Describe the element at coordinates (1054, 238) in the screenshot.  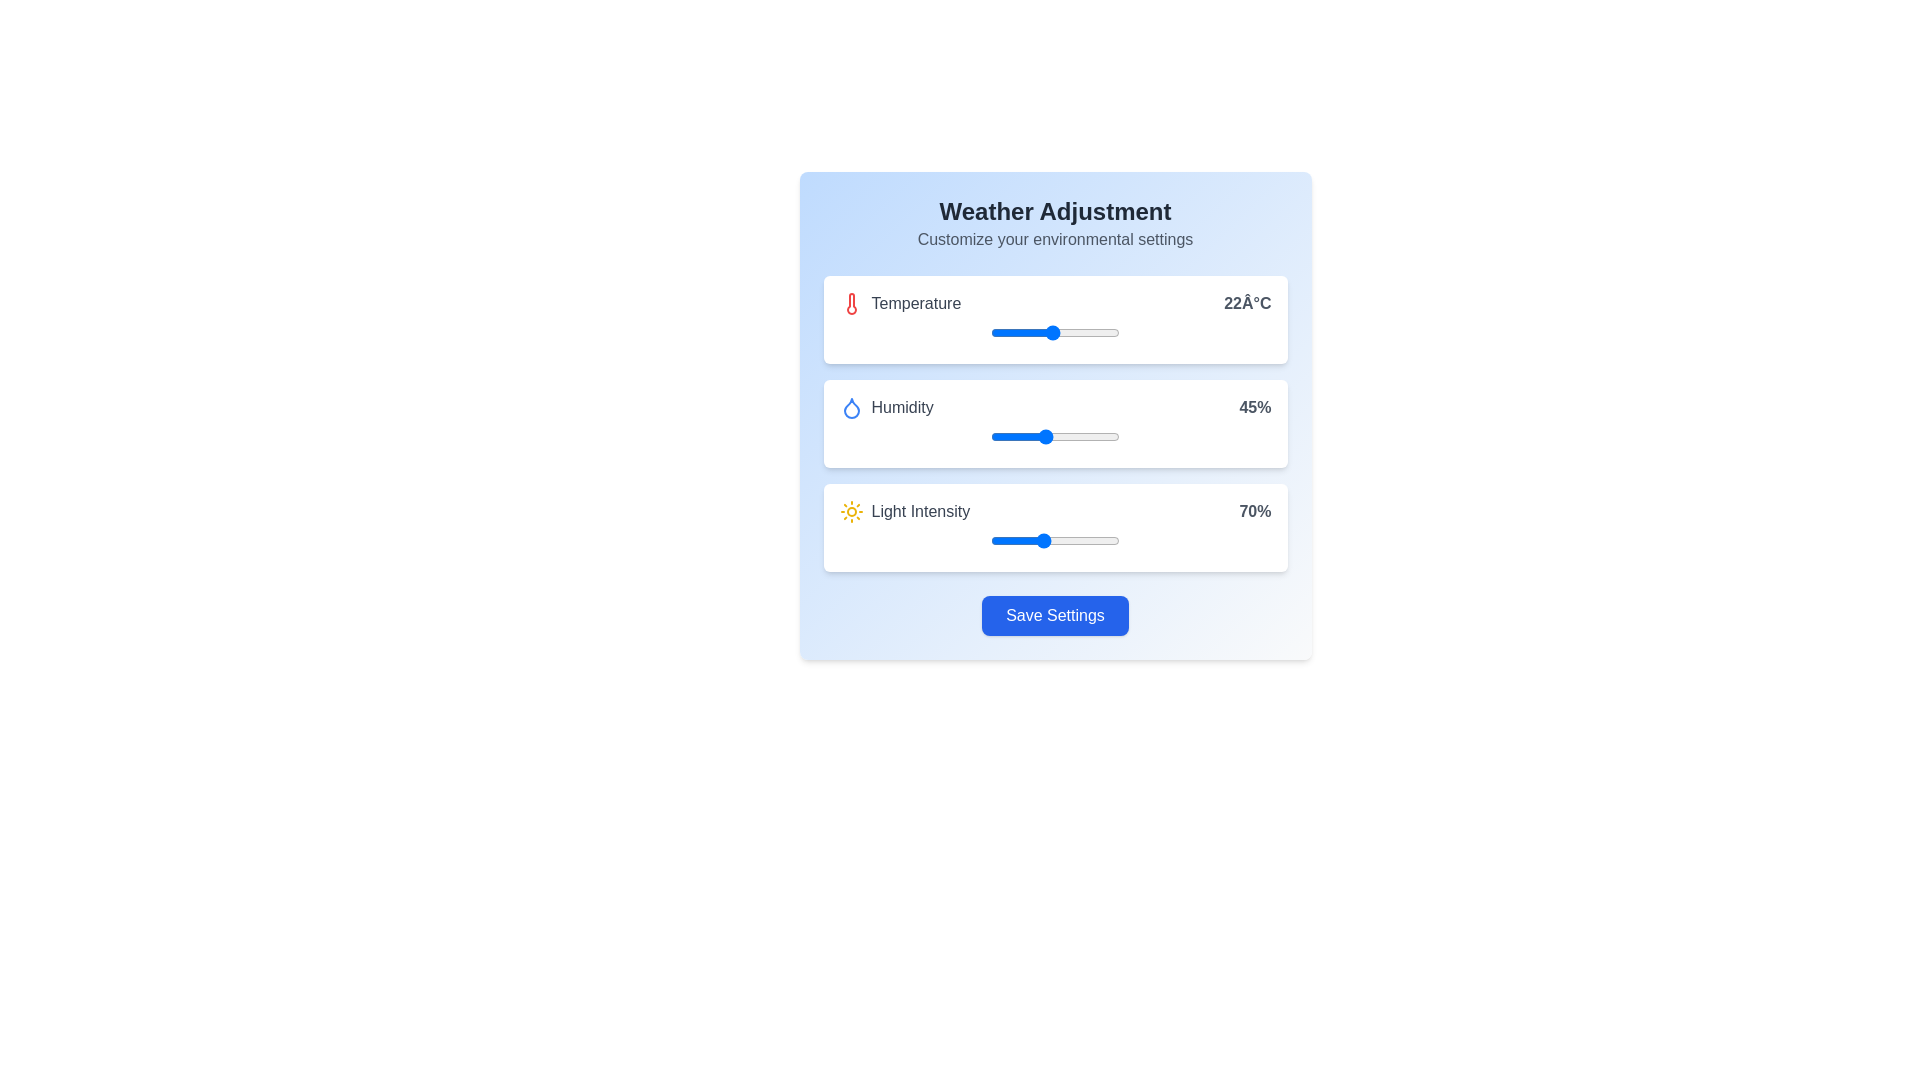
I see `the descriptive subtitle text label located below the 'Weather Adjustment' title` at that location.